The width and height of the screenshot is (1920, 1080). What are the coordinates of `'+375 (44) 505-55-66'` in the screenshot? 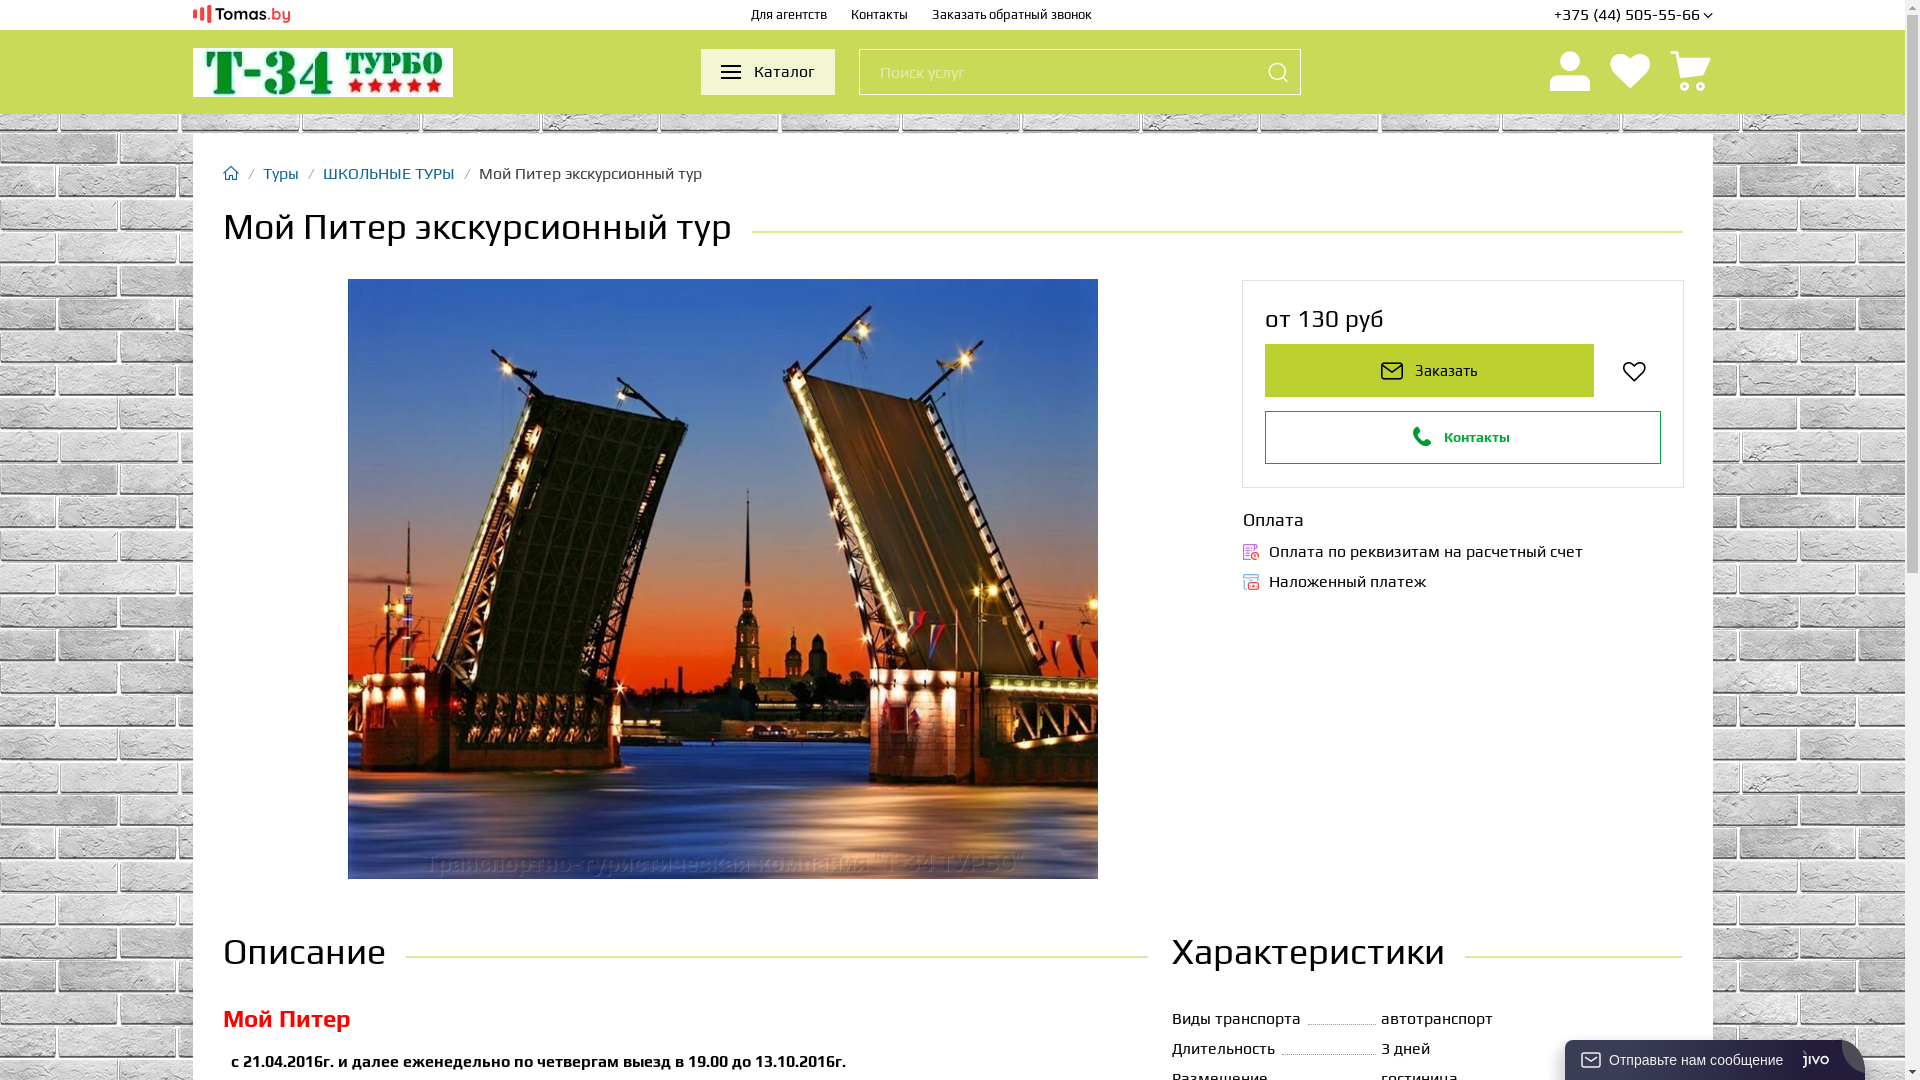 It's located at (1553, 15).